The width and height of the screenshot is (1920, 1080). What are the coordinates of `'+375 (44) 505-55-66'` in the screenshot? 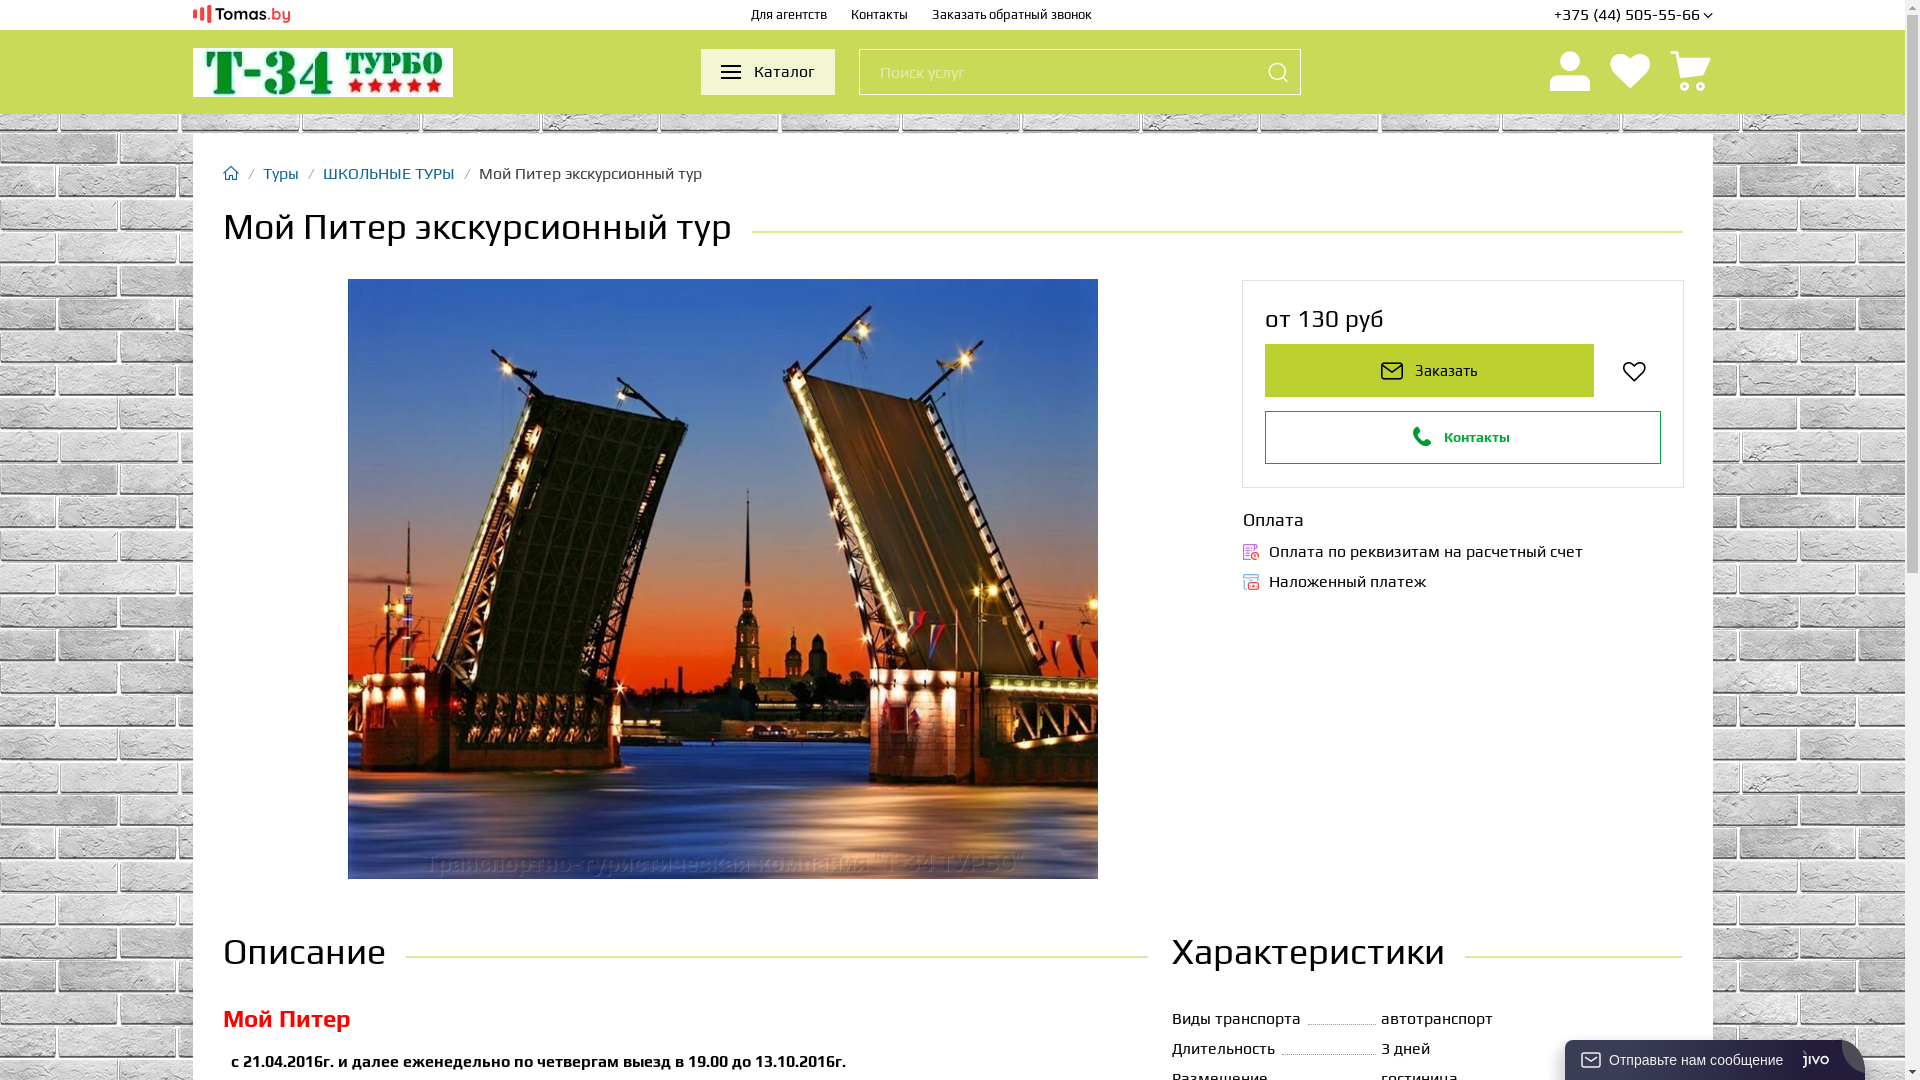 It's located at (1553, 15).